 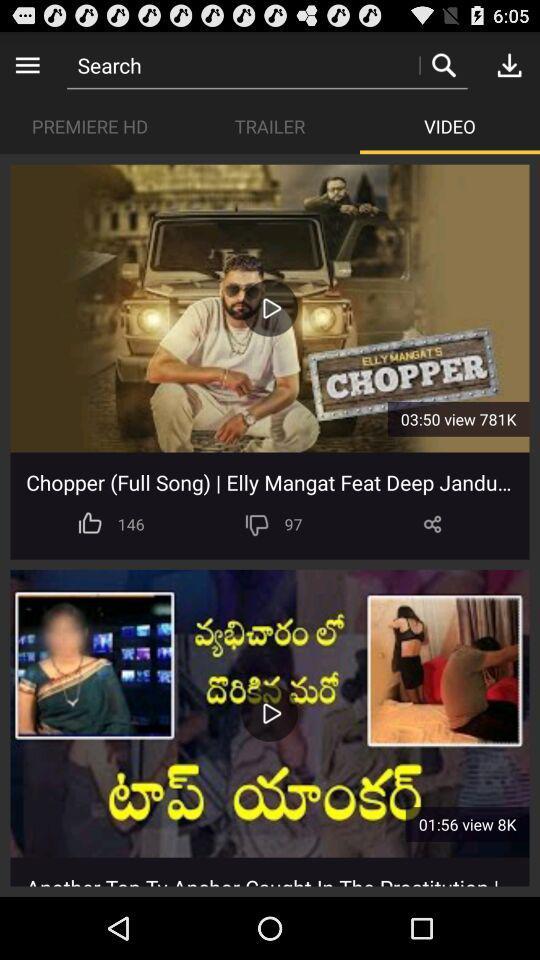 What do you see at coordinates (257, 523) in the screenshot?
I see `app next to the 97` at bounding box center [257, 523].